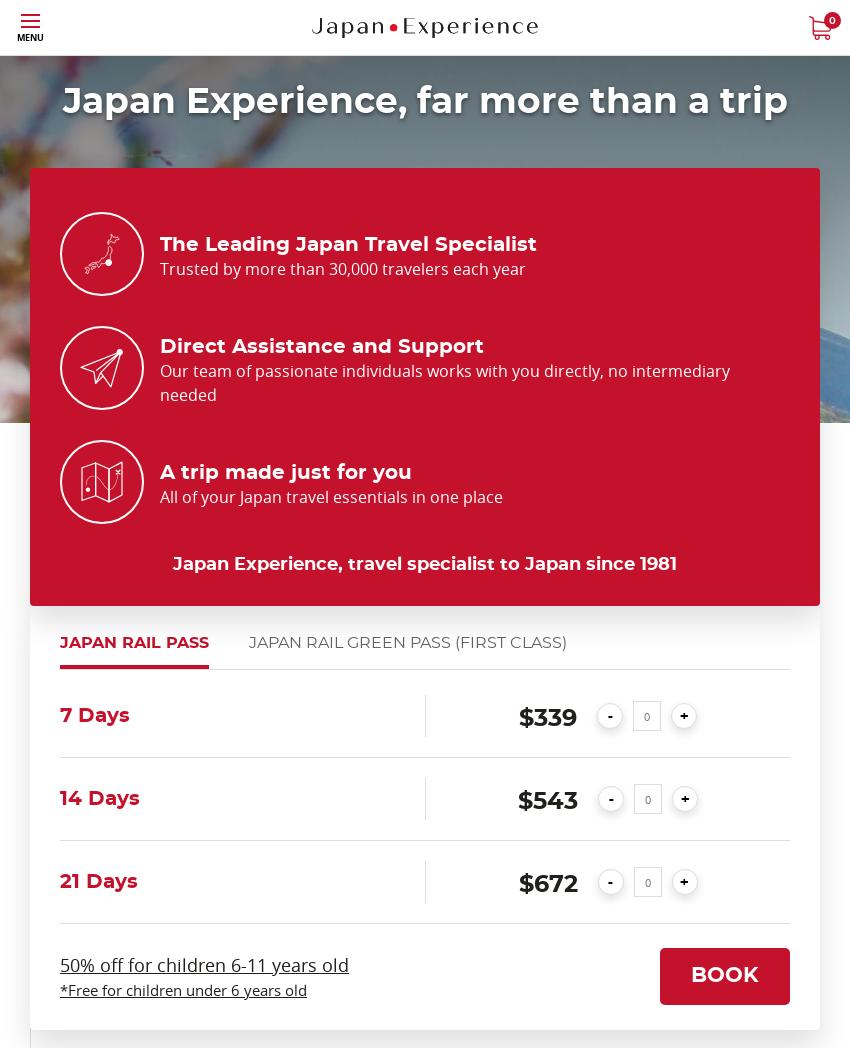 The image size is (850, 1048). Describe the element at coordinates (546, 884) in the screenshot. I see `'$672'` at that location.